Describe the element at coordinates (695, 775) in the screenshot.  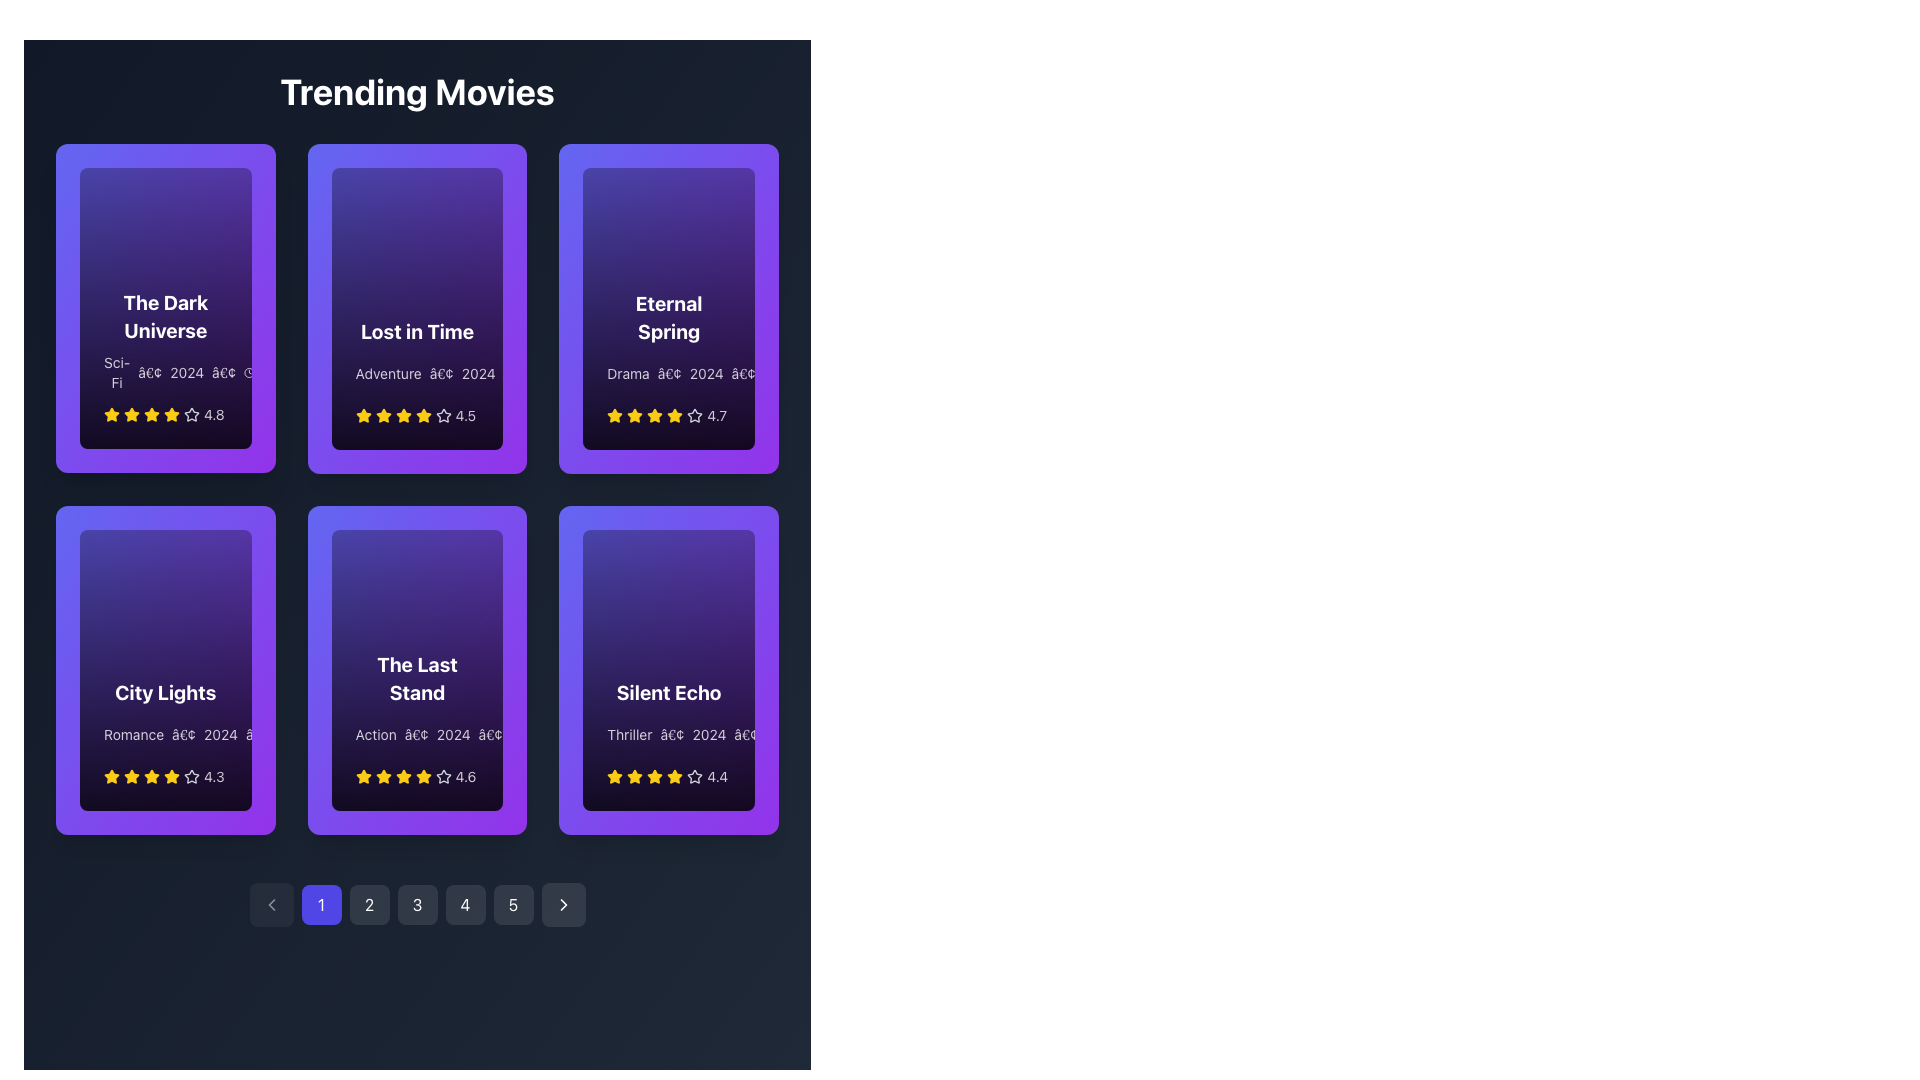
I see `the fifth outlined star icon in the star rating system located below the 'Silent Echo' card in the 'Trending Movies' section` at that location.